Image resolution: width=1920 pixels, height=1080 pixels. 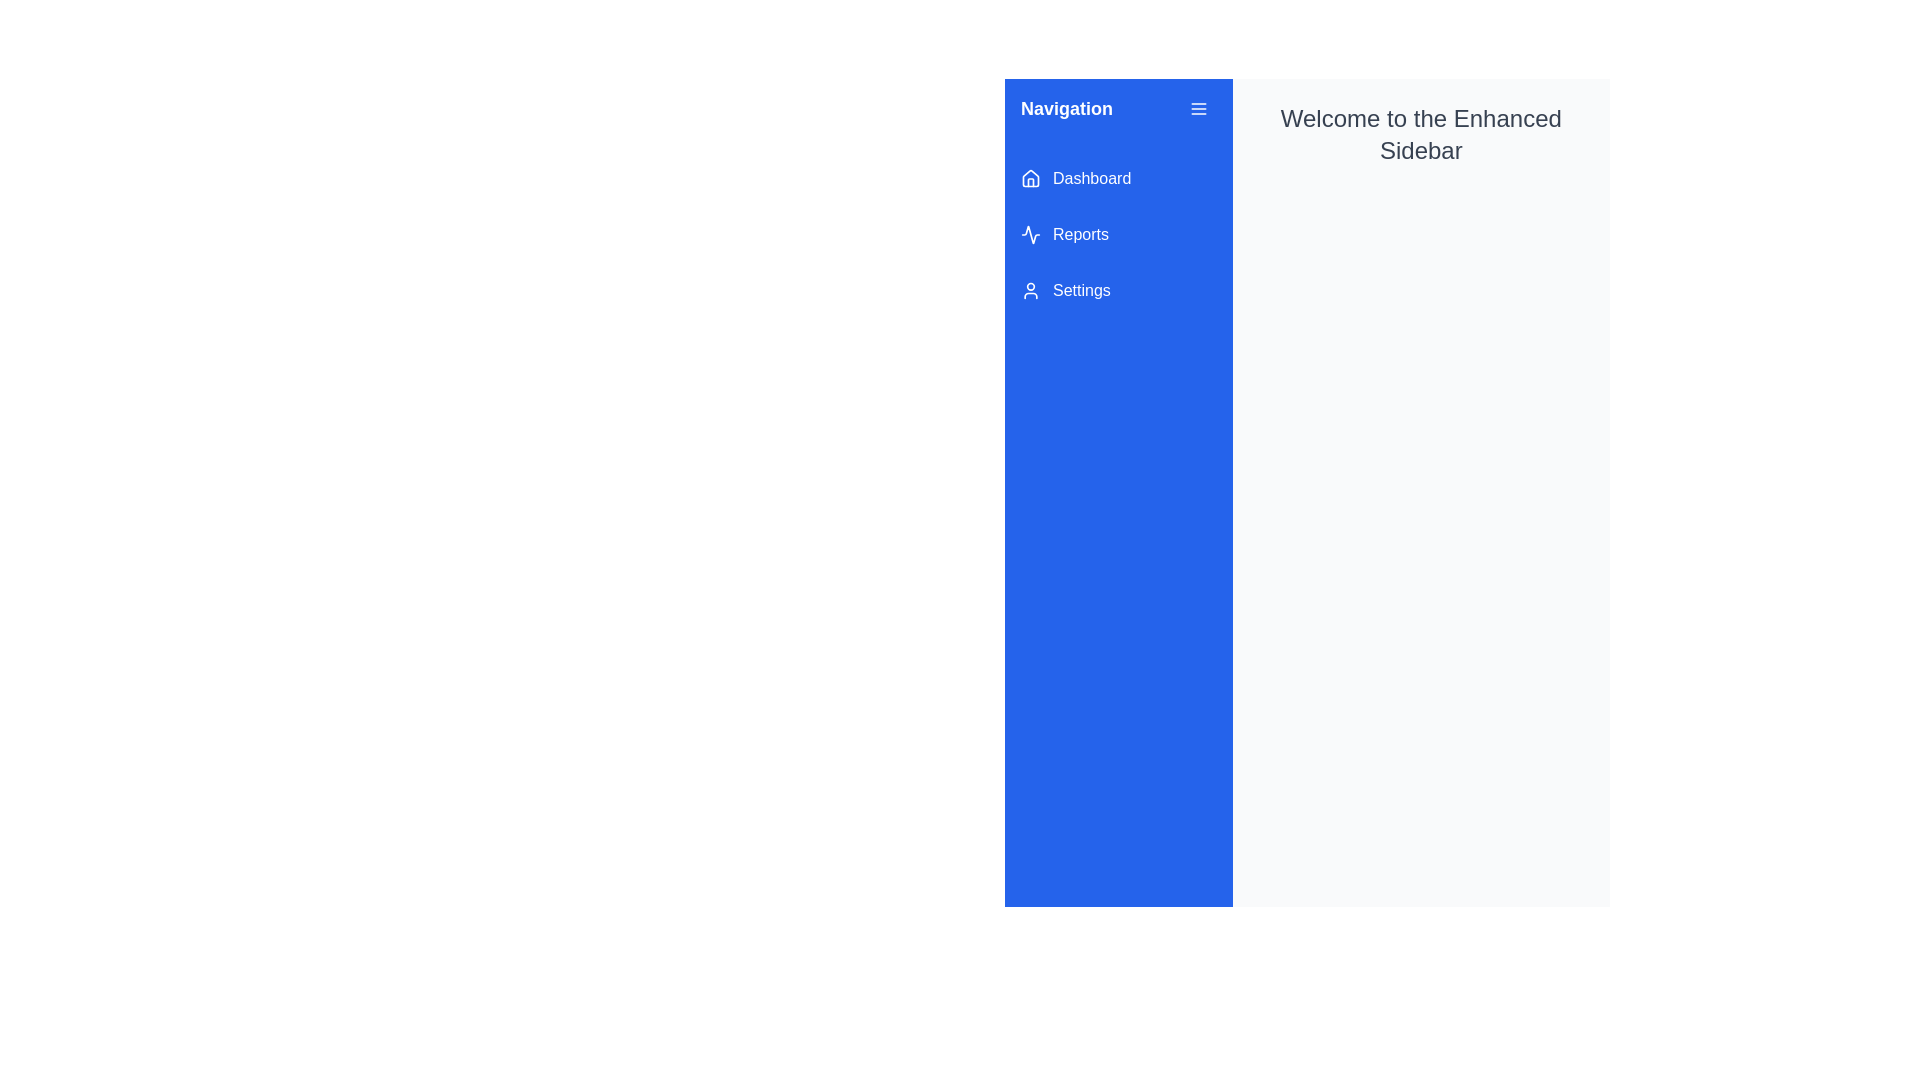 I want to click on welcoming title text located in the upper section of the right content area, adjacent to the blue navigation bar, so click(x=1420, y=135).